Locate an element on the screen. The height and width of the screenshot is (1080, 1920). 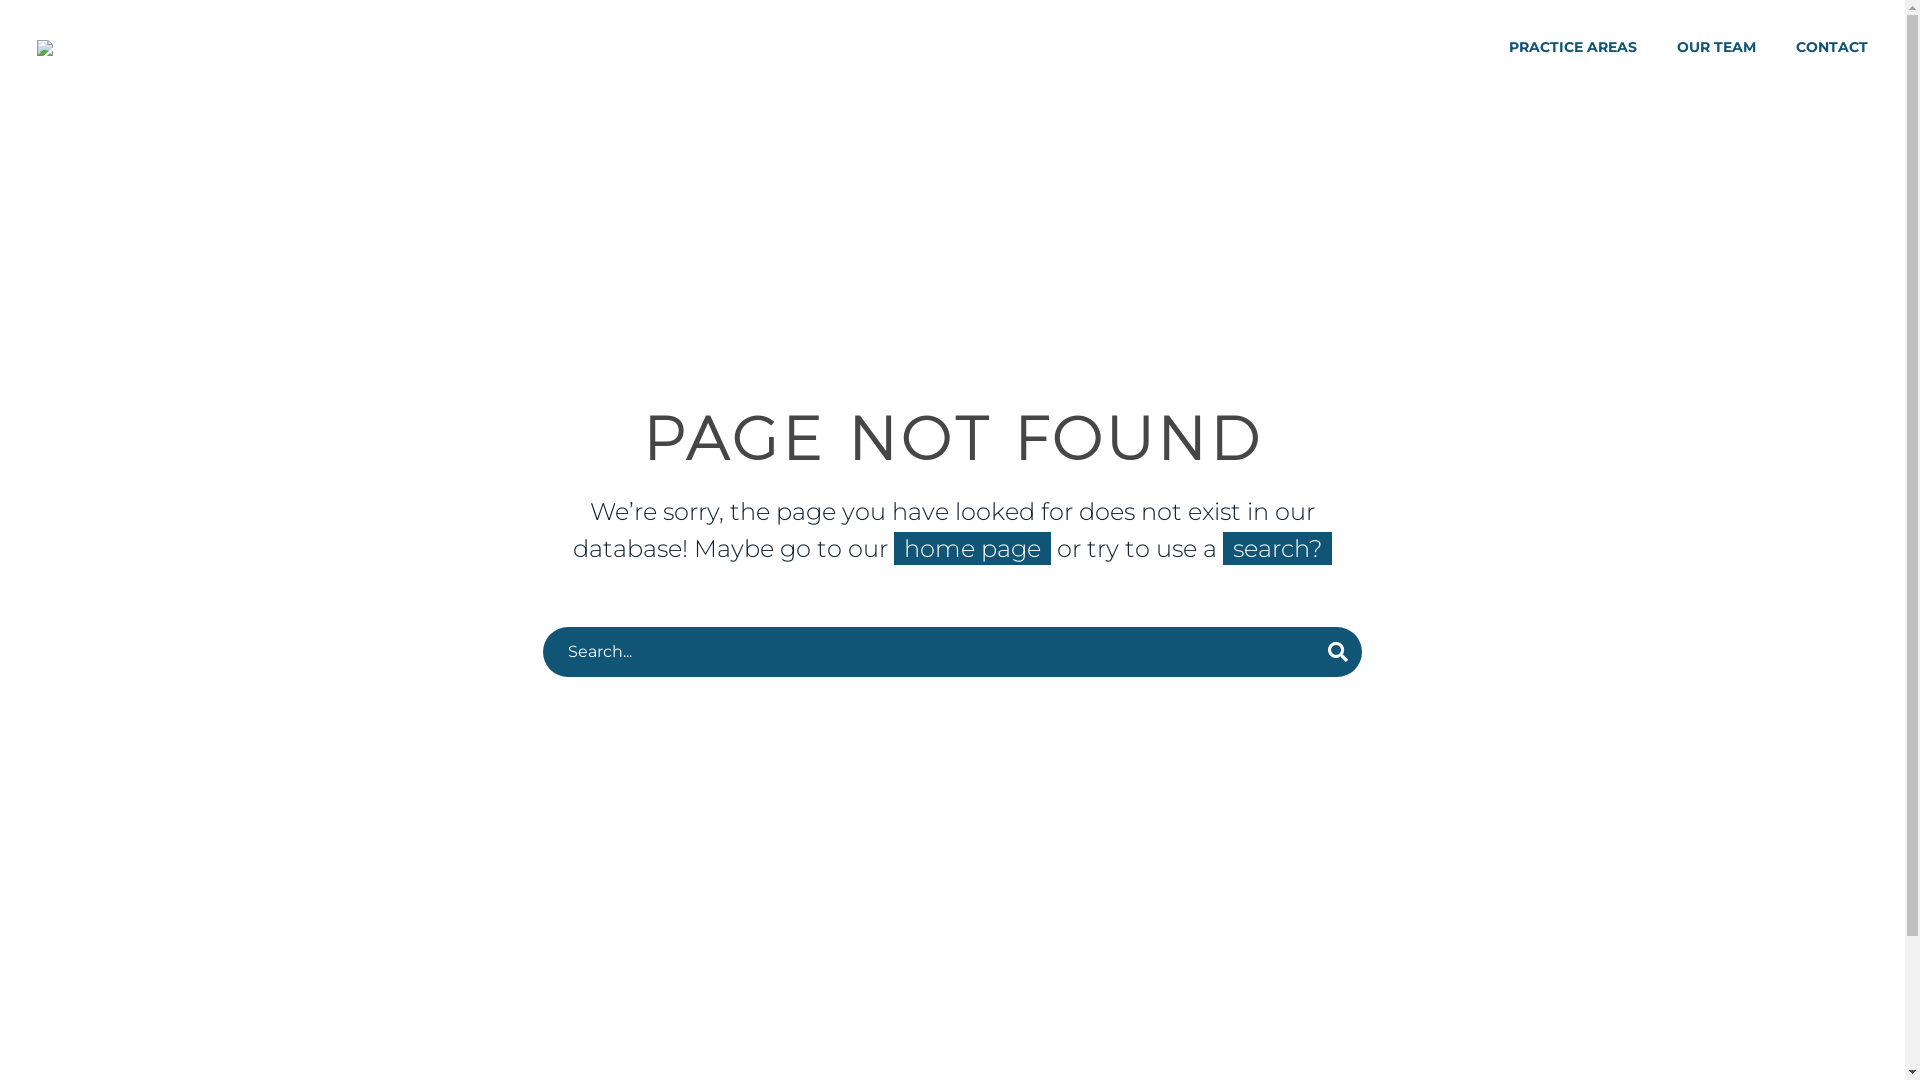
'search?' is located at coordinates (1276, 548).